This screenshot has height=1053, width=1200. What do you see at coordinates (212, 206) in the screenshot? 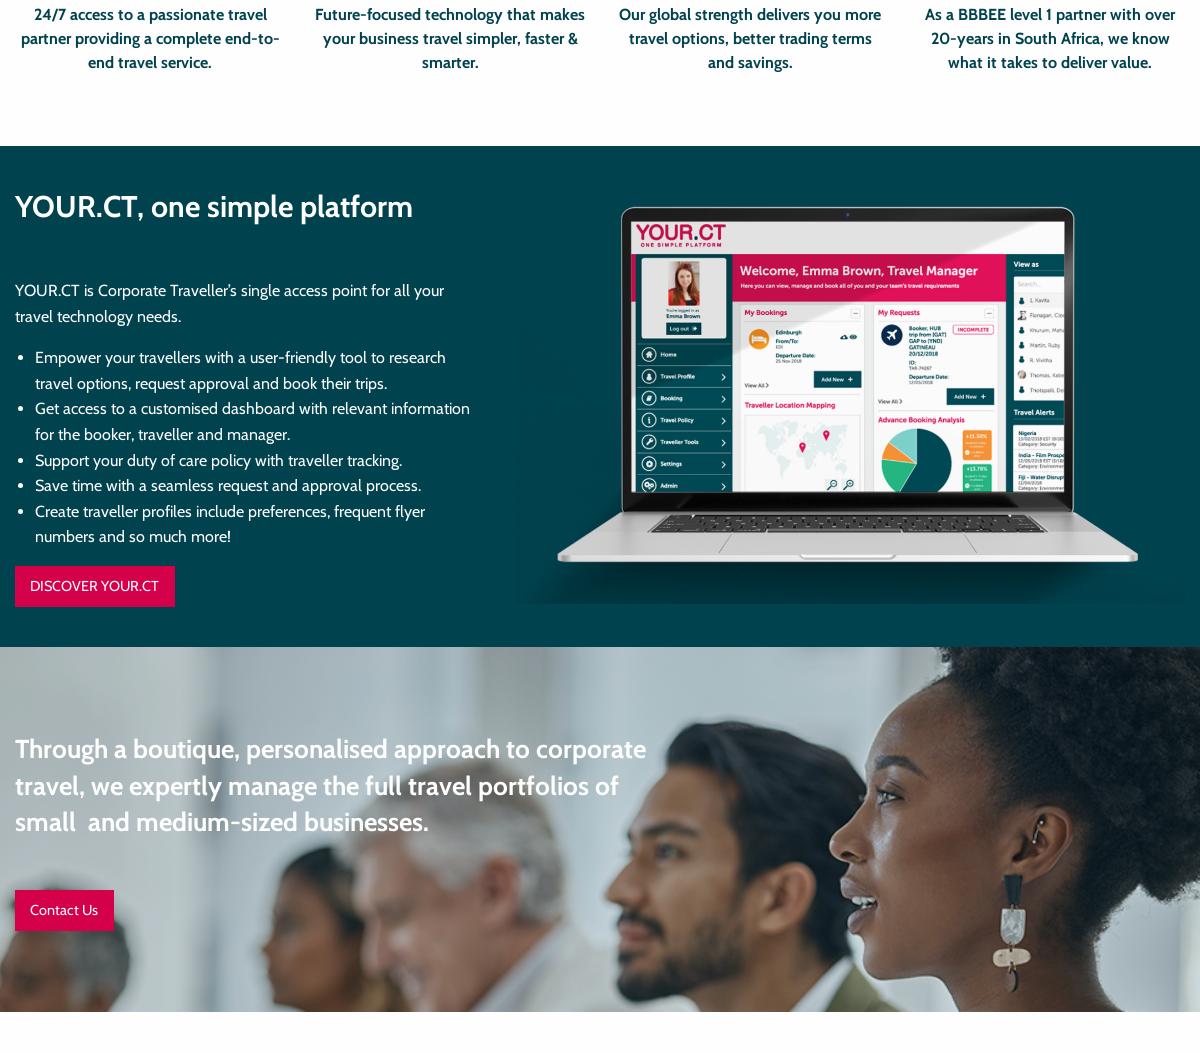
I see `'YOUR.CT, one simple platform'` at bounding box center [212, 206].